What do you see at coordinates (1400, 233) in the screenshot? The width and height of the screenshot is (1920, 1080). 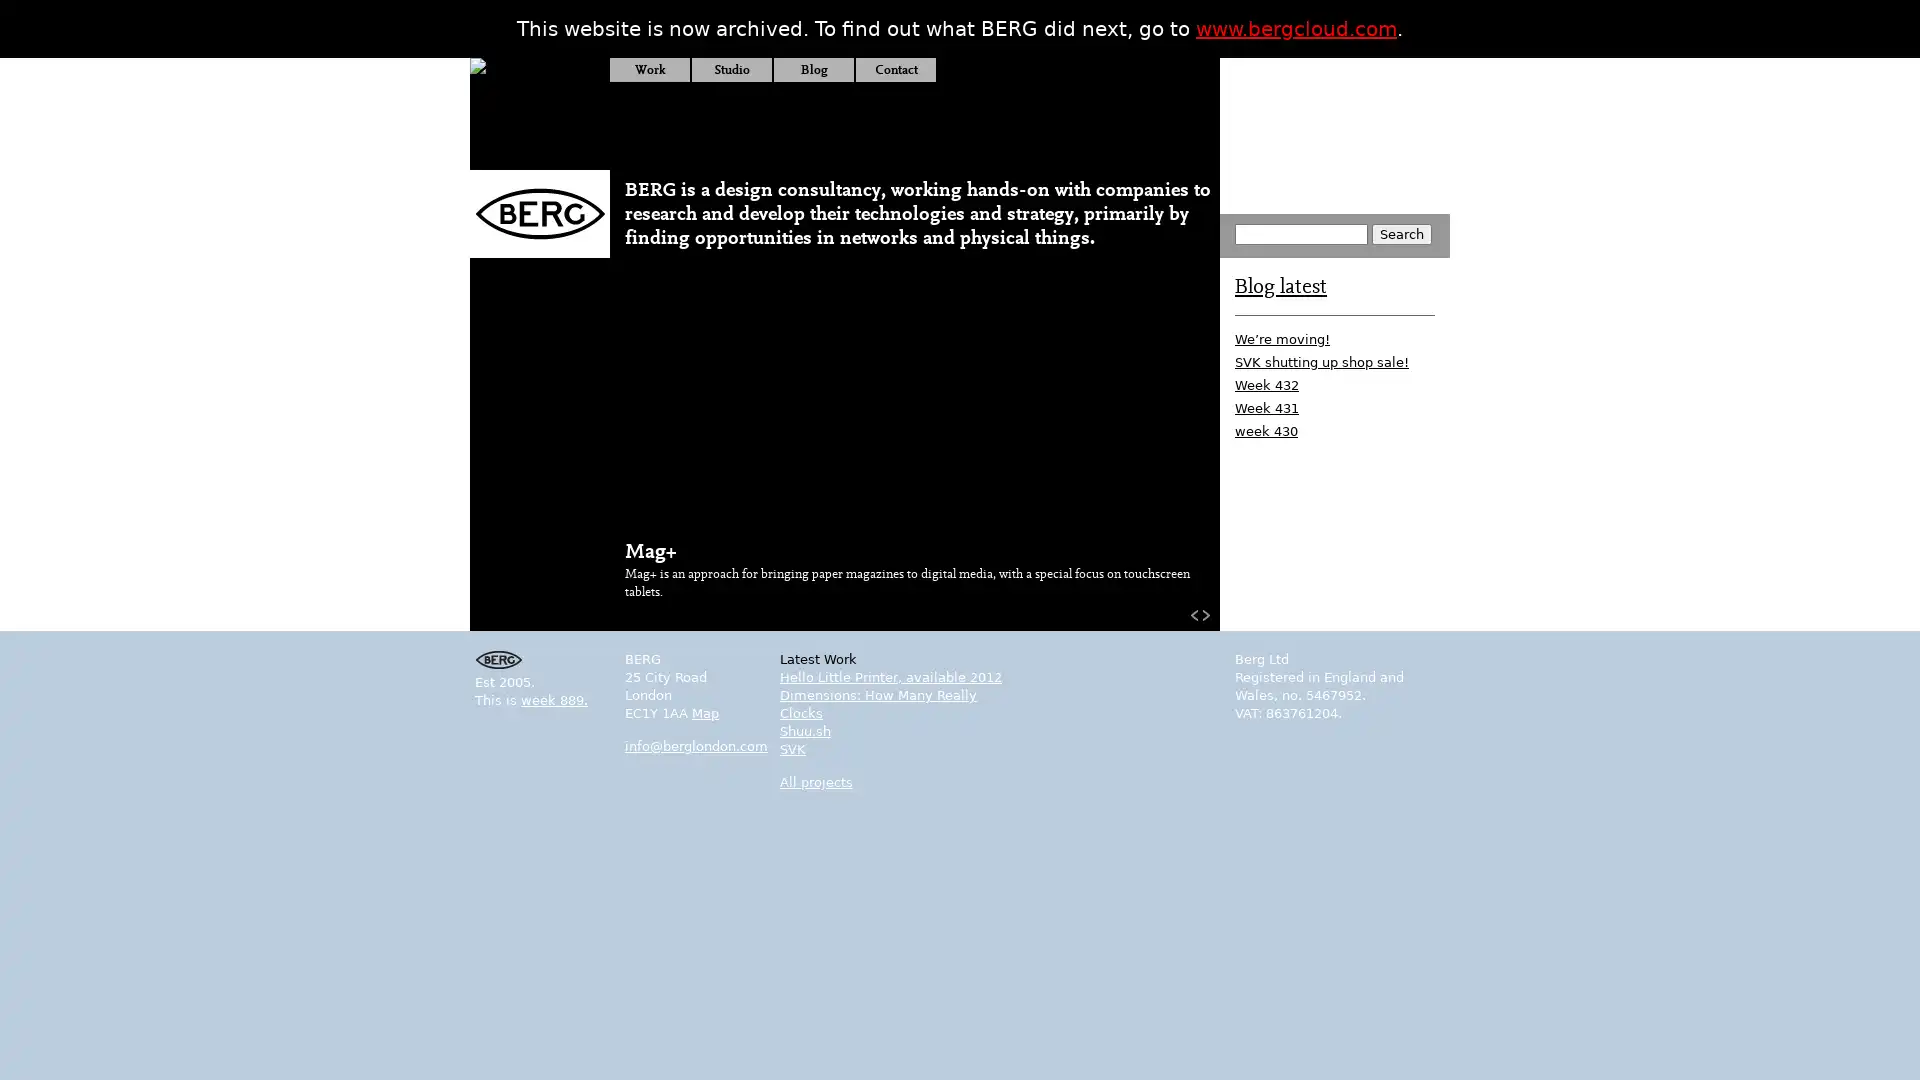 I see `Search` at bounding box center [1400, 233].